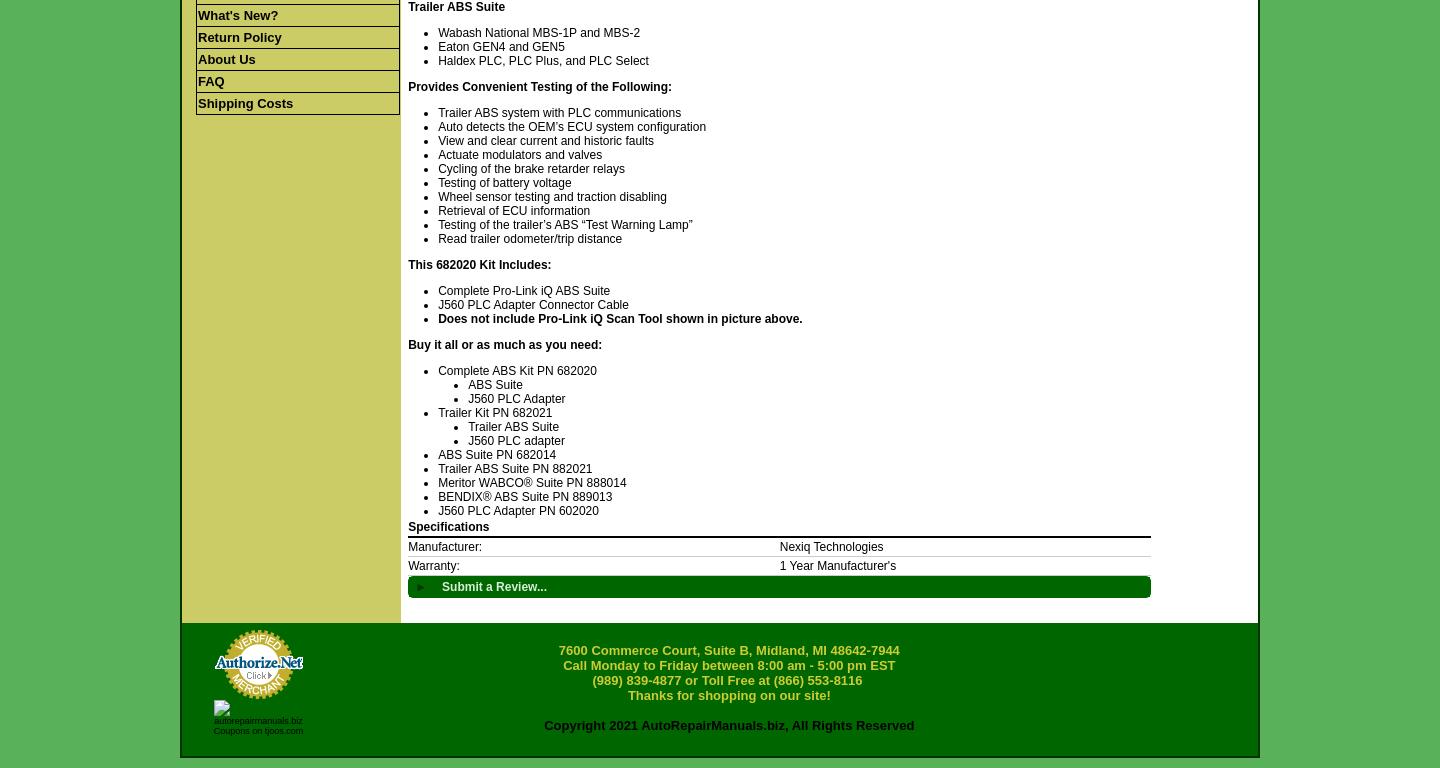 Image resolution: width=1440 pixels, height=768 pixels. What do you see at coordinates (444, 545) in the screenshot?
I see `'Manufacturer:'` at bounding box center [444, 545].